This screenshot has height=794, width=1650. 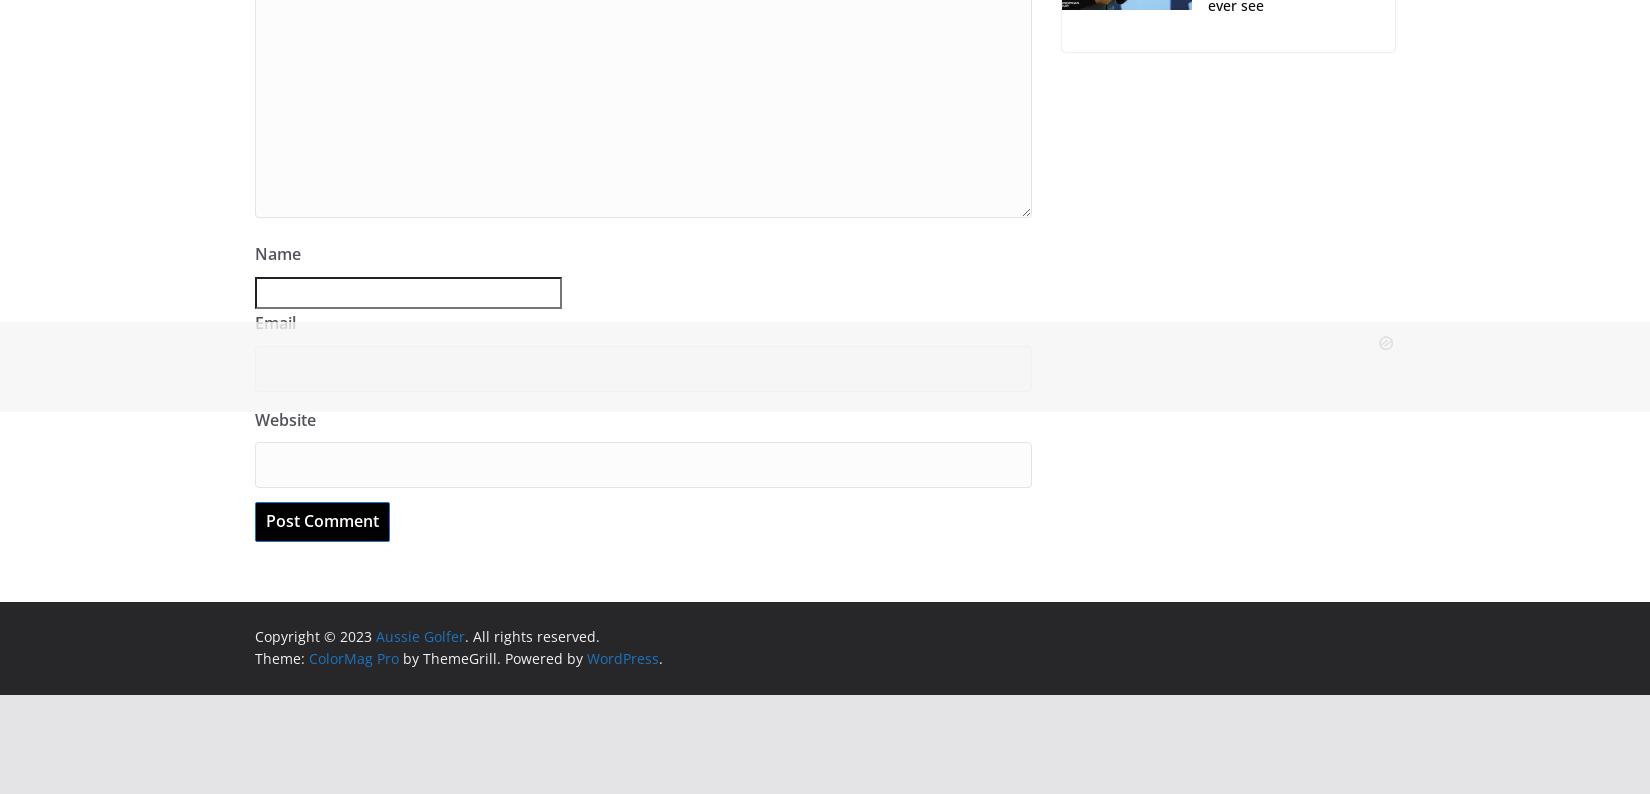 I want to click on 'Name', so click(x=278, y=253).